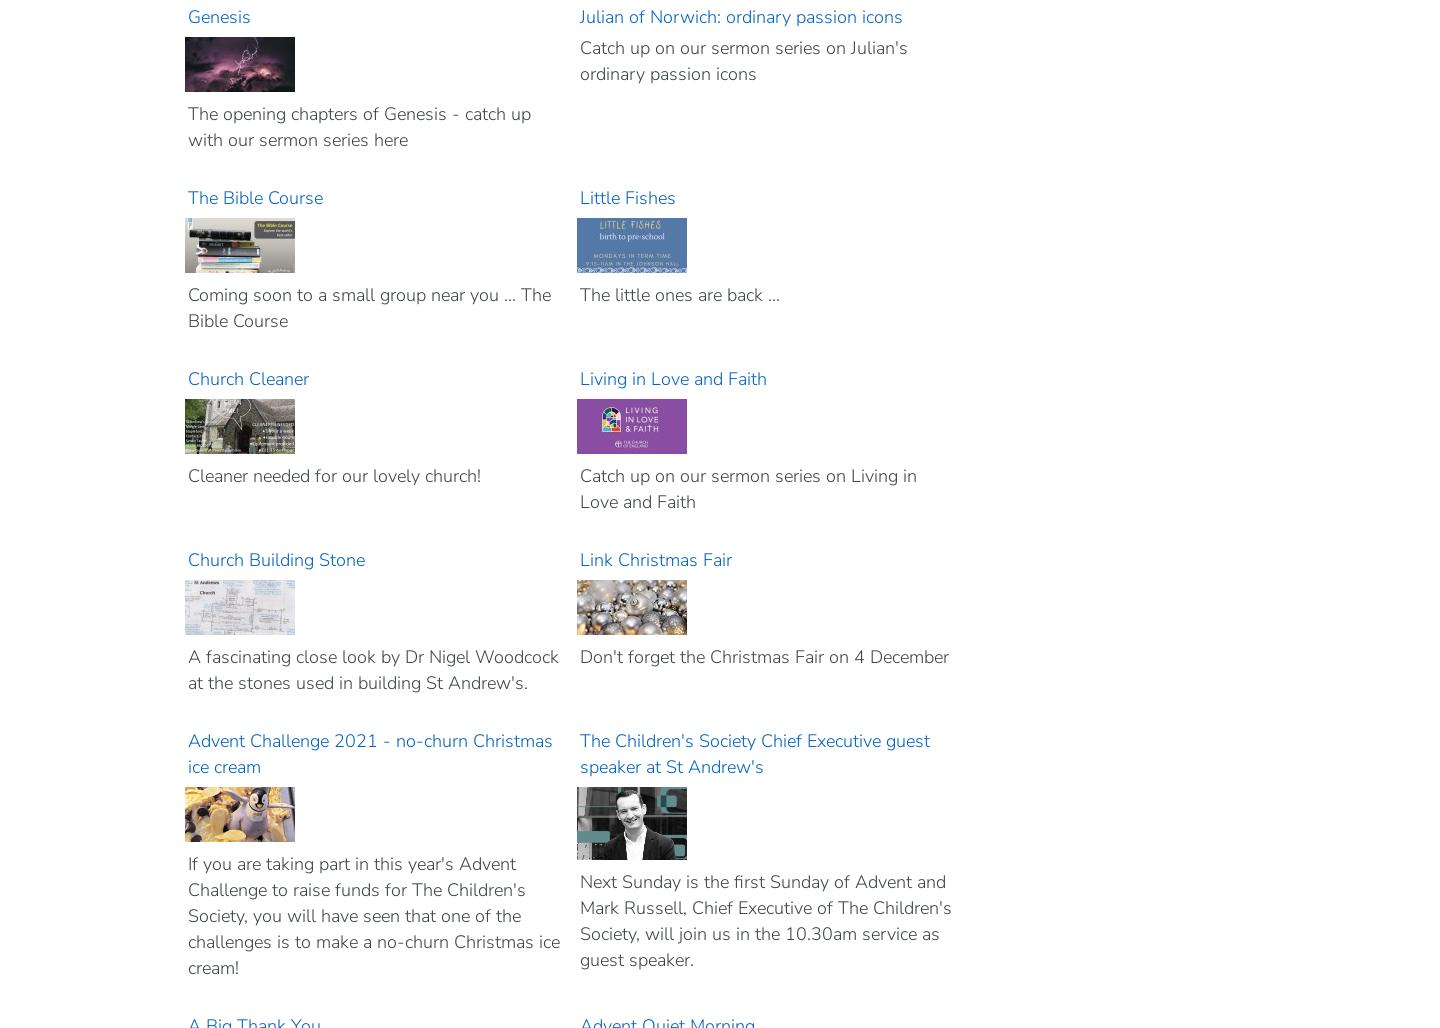 Image resolution: width=1440 pixels, height=1028 pixels. I want to click on 'Catch up on our sermon series on Julian's ordinary passion icons', so click(742, 60).